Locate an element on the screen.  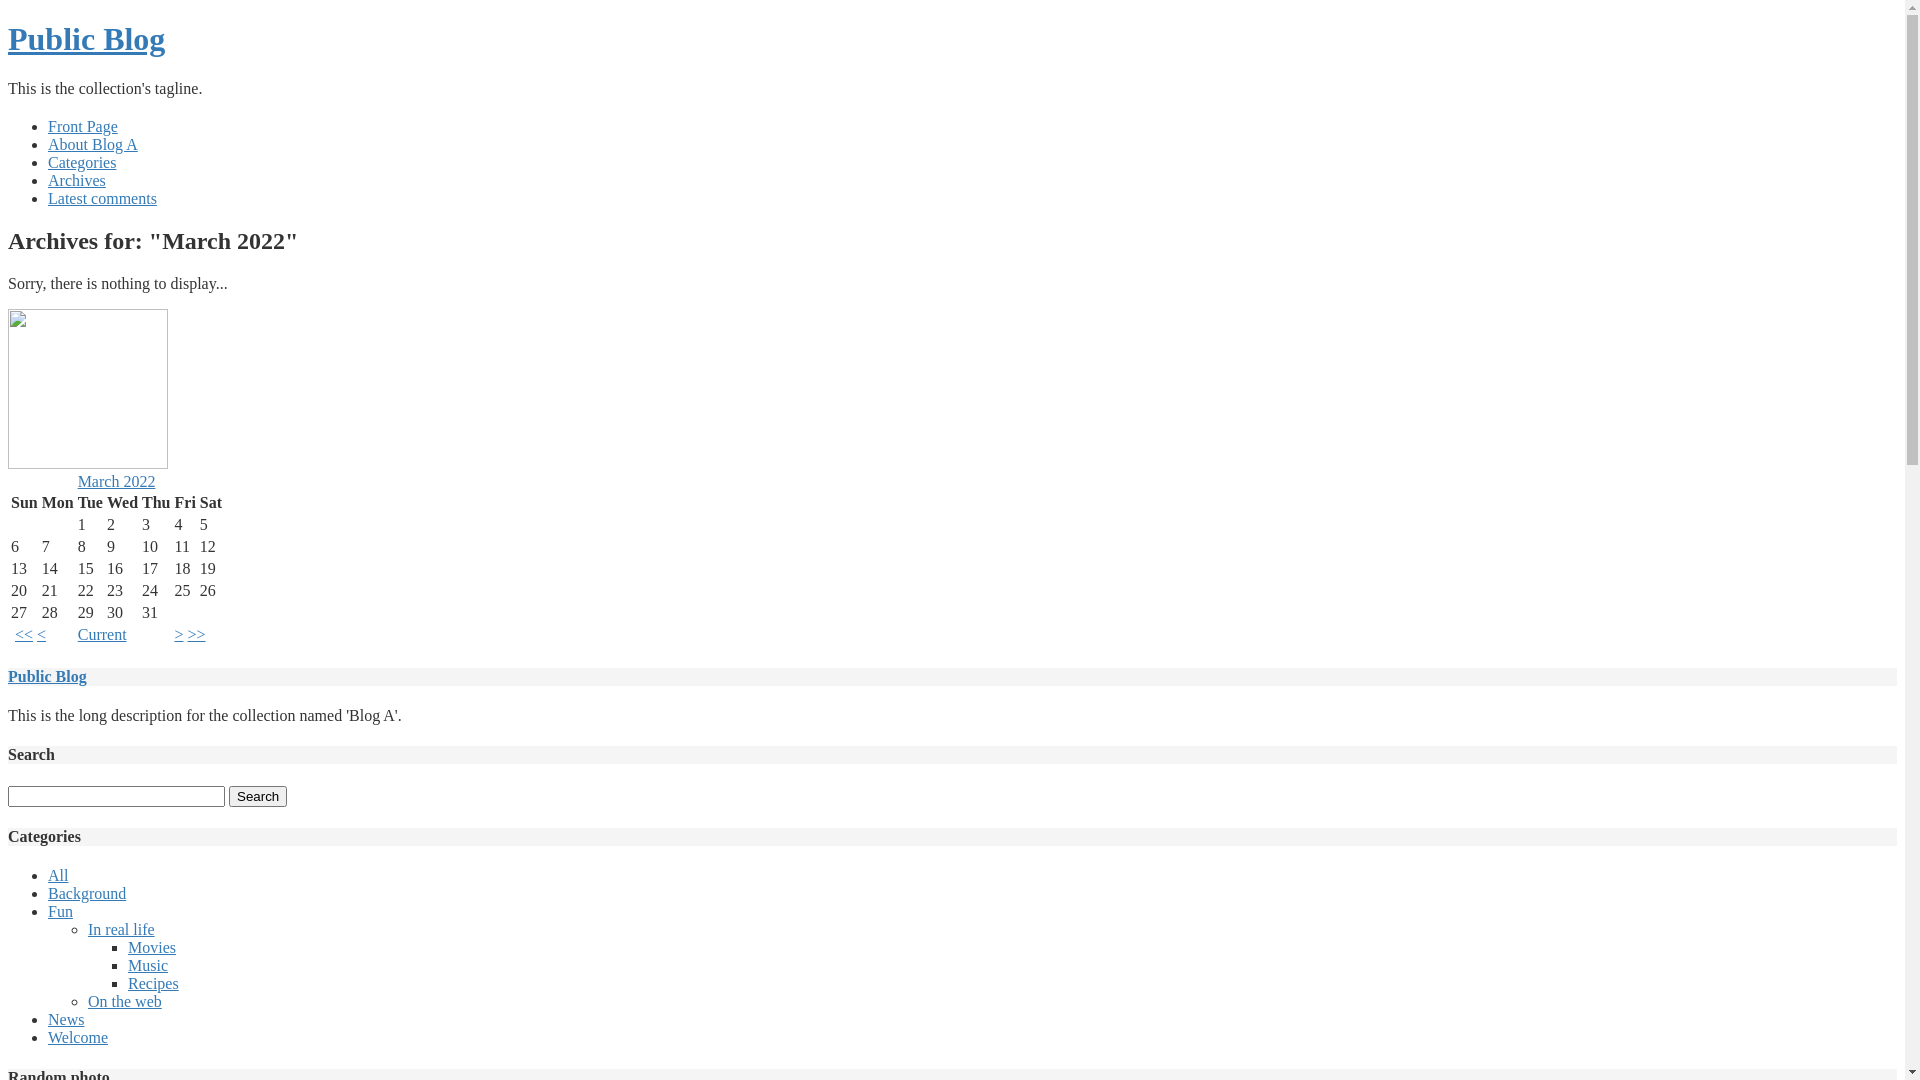
'All' is located at coordinates (57, 874).